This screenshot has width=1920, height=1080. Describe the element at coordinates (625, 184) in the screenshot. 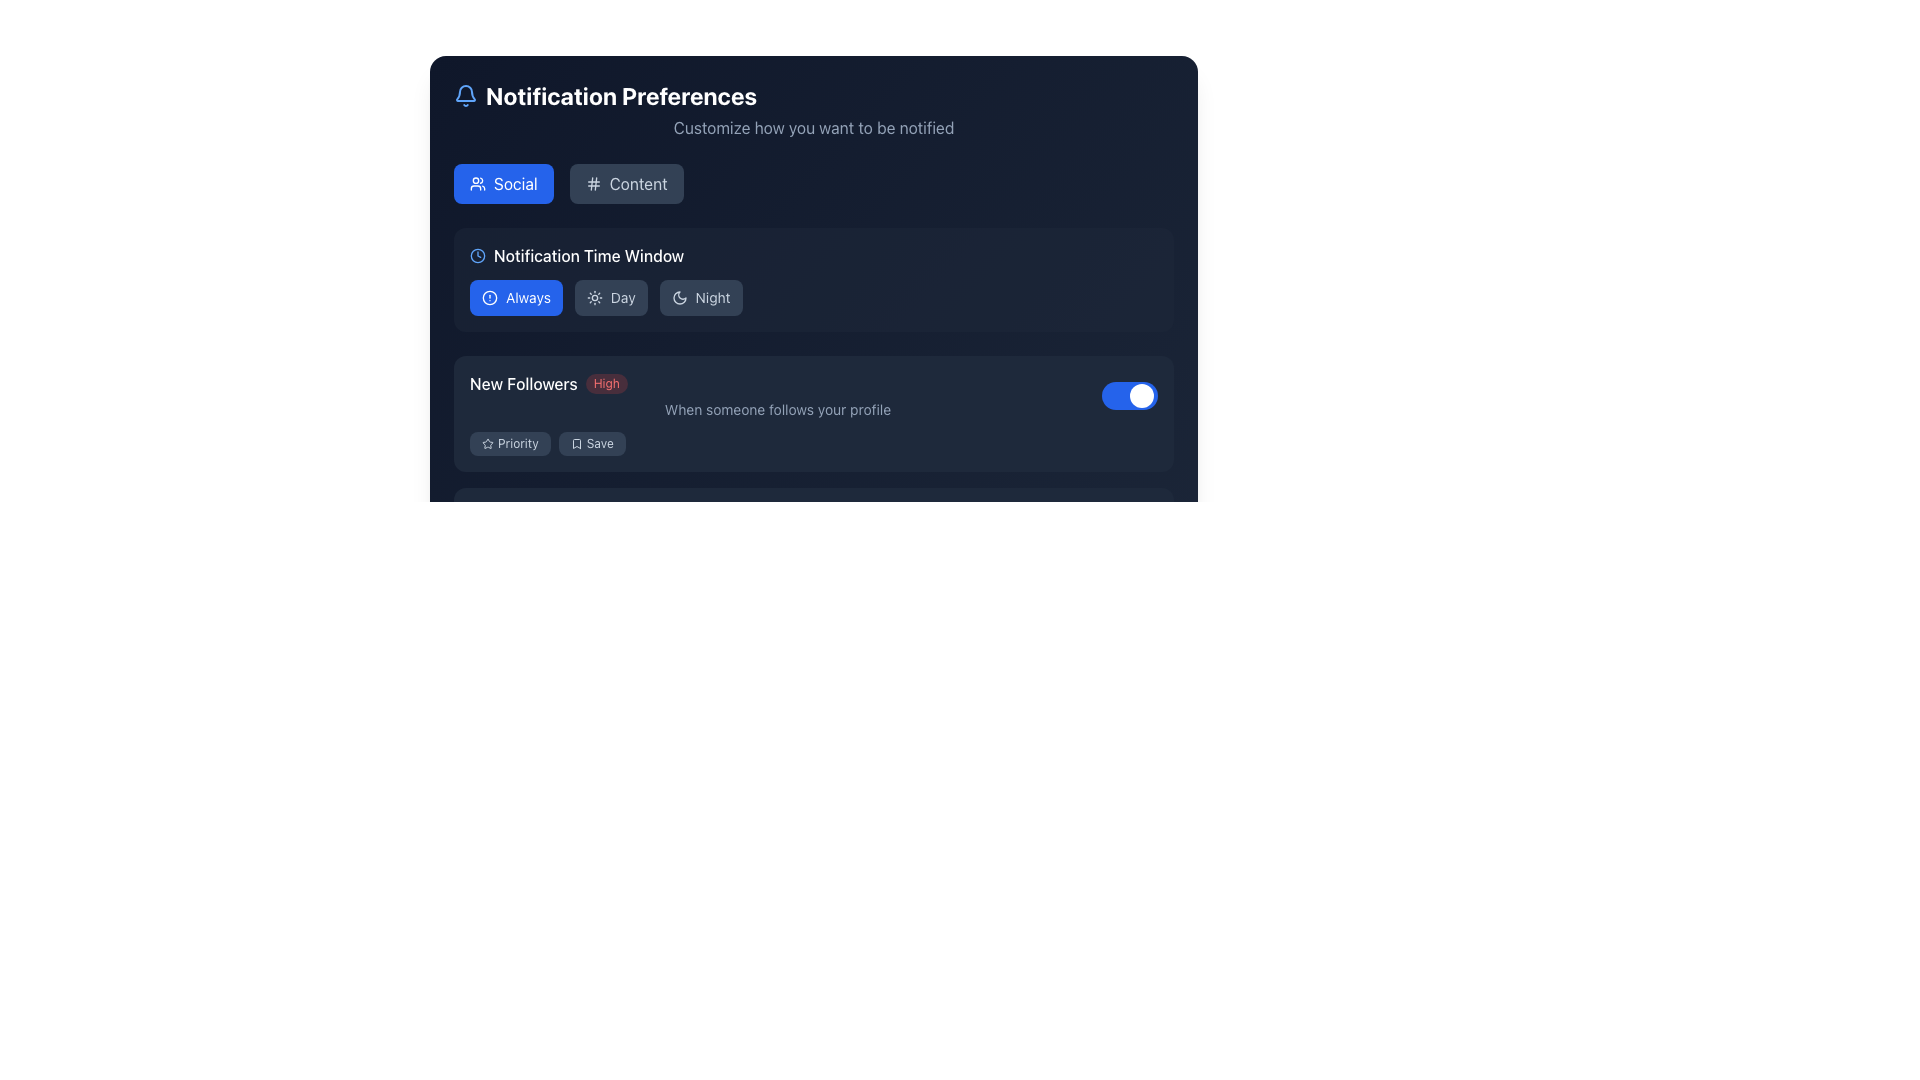

I see `the rectangular button with rounded corners, dark slate blue background, and light gray text reading 'Content'` at that location.